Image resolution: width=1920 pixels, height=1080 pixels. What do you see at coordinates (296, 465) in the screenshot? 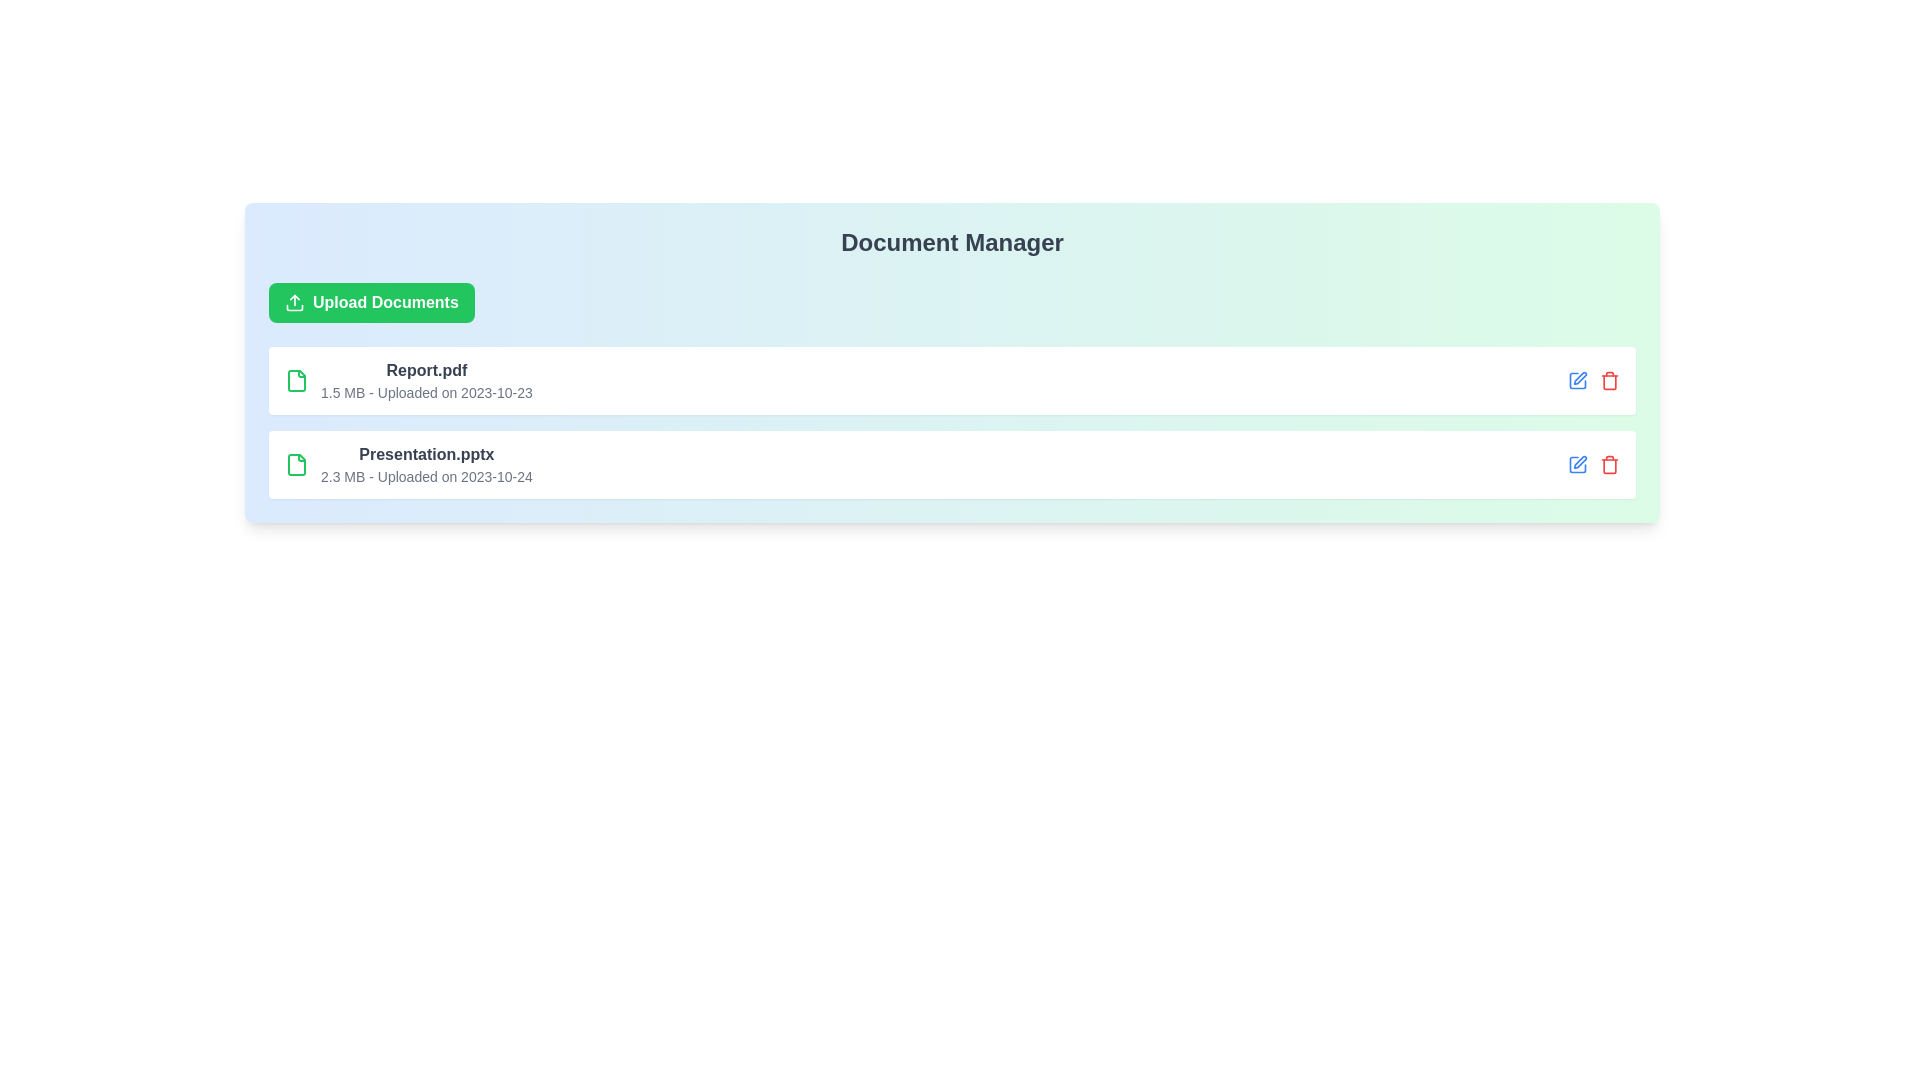
I see `the SVG document file icon, which is a medium green rectangular icon with a folded corner, located to the left of 'Presentation.pptx' in the document list` at bounding box center [296, 465].